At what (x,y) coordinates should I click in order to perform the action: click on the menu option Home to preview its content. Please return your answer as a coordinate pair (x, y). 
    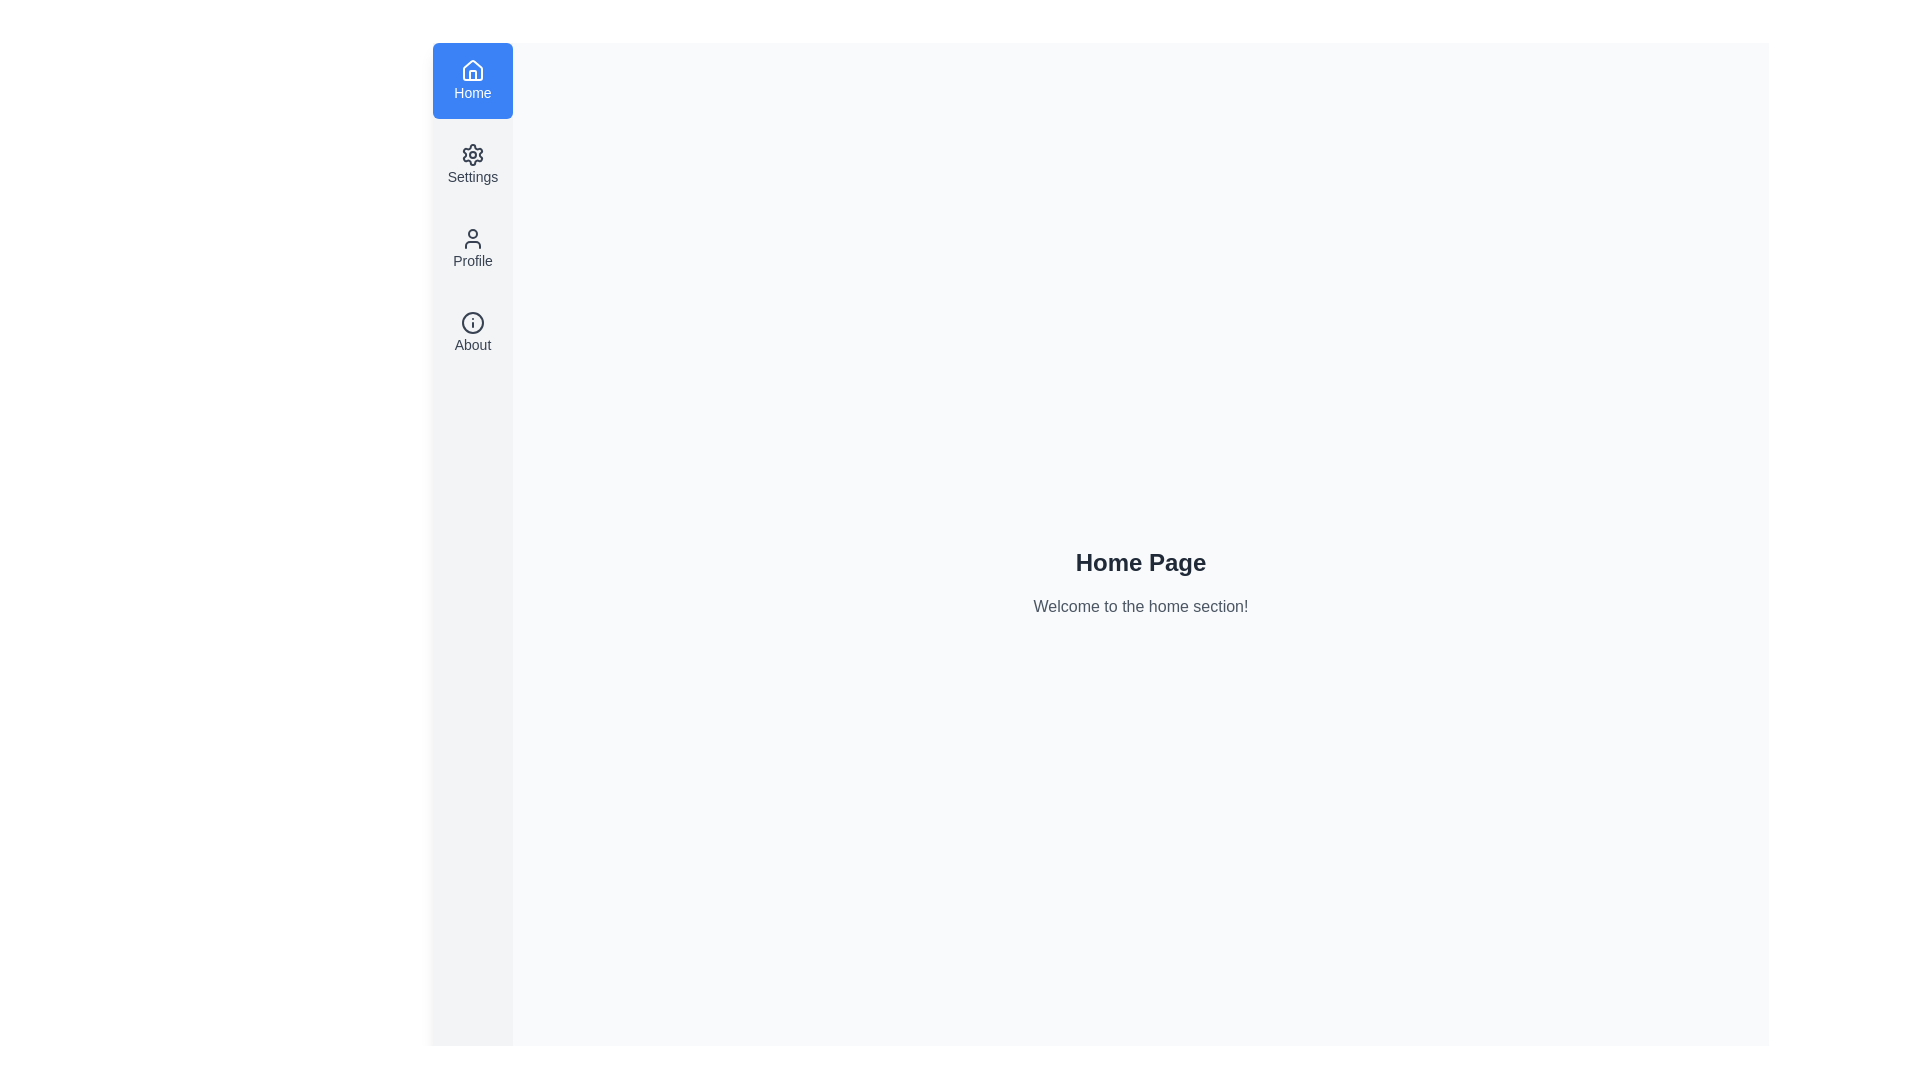
    Looking at the image, I should click on (472, 80).